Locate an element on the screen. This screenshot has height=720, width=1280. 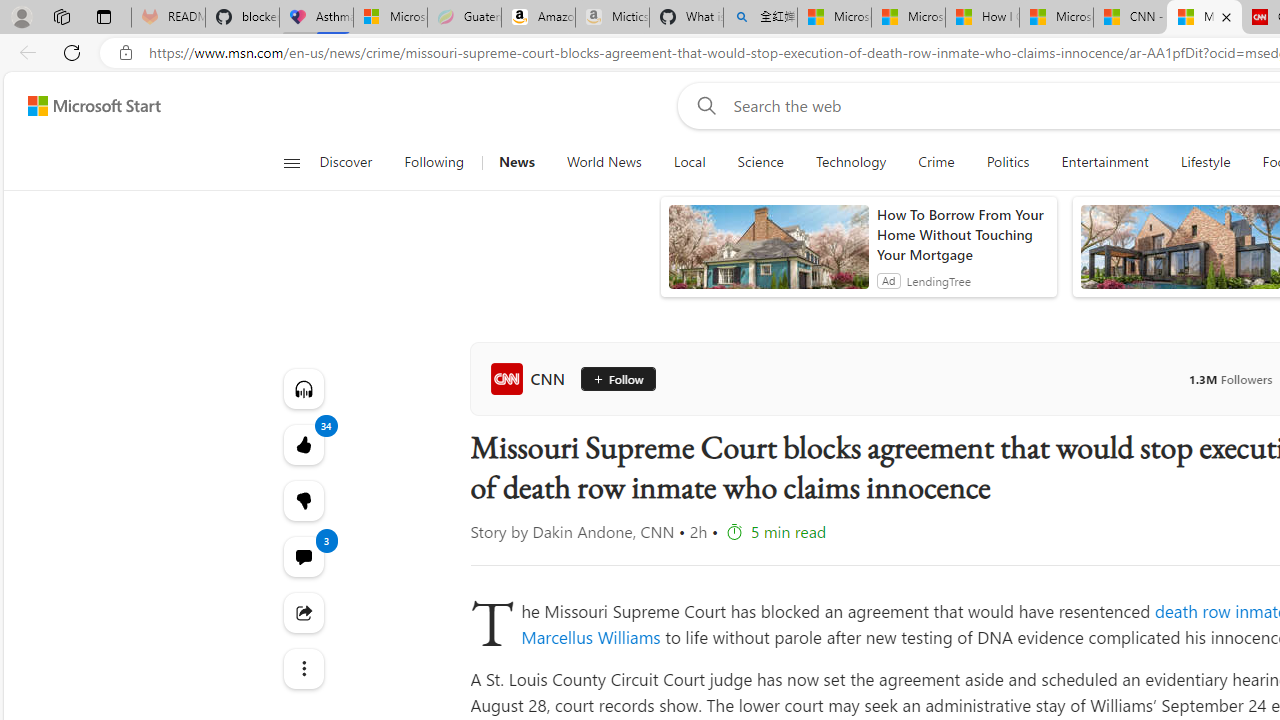
'News' is located at coordinates (516, 162).